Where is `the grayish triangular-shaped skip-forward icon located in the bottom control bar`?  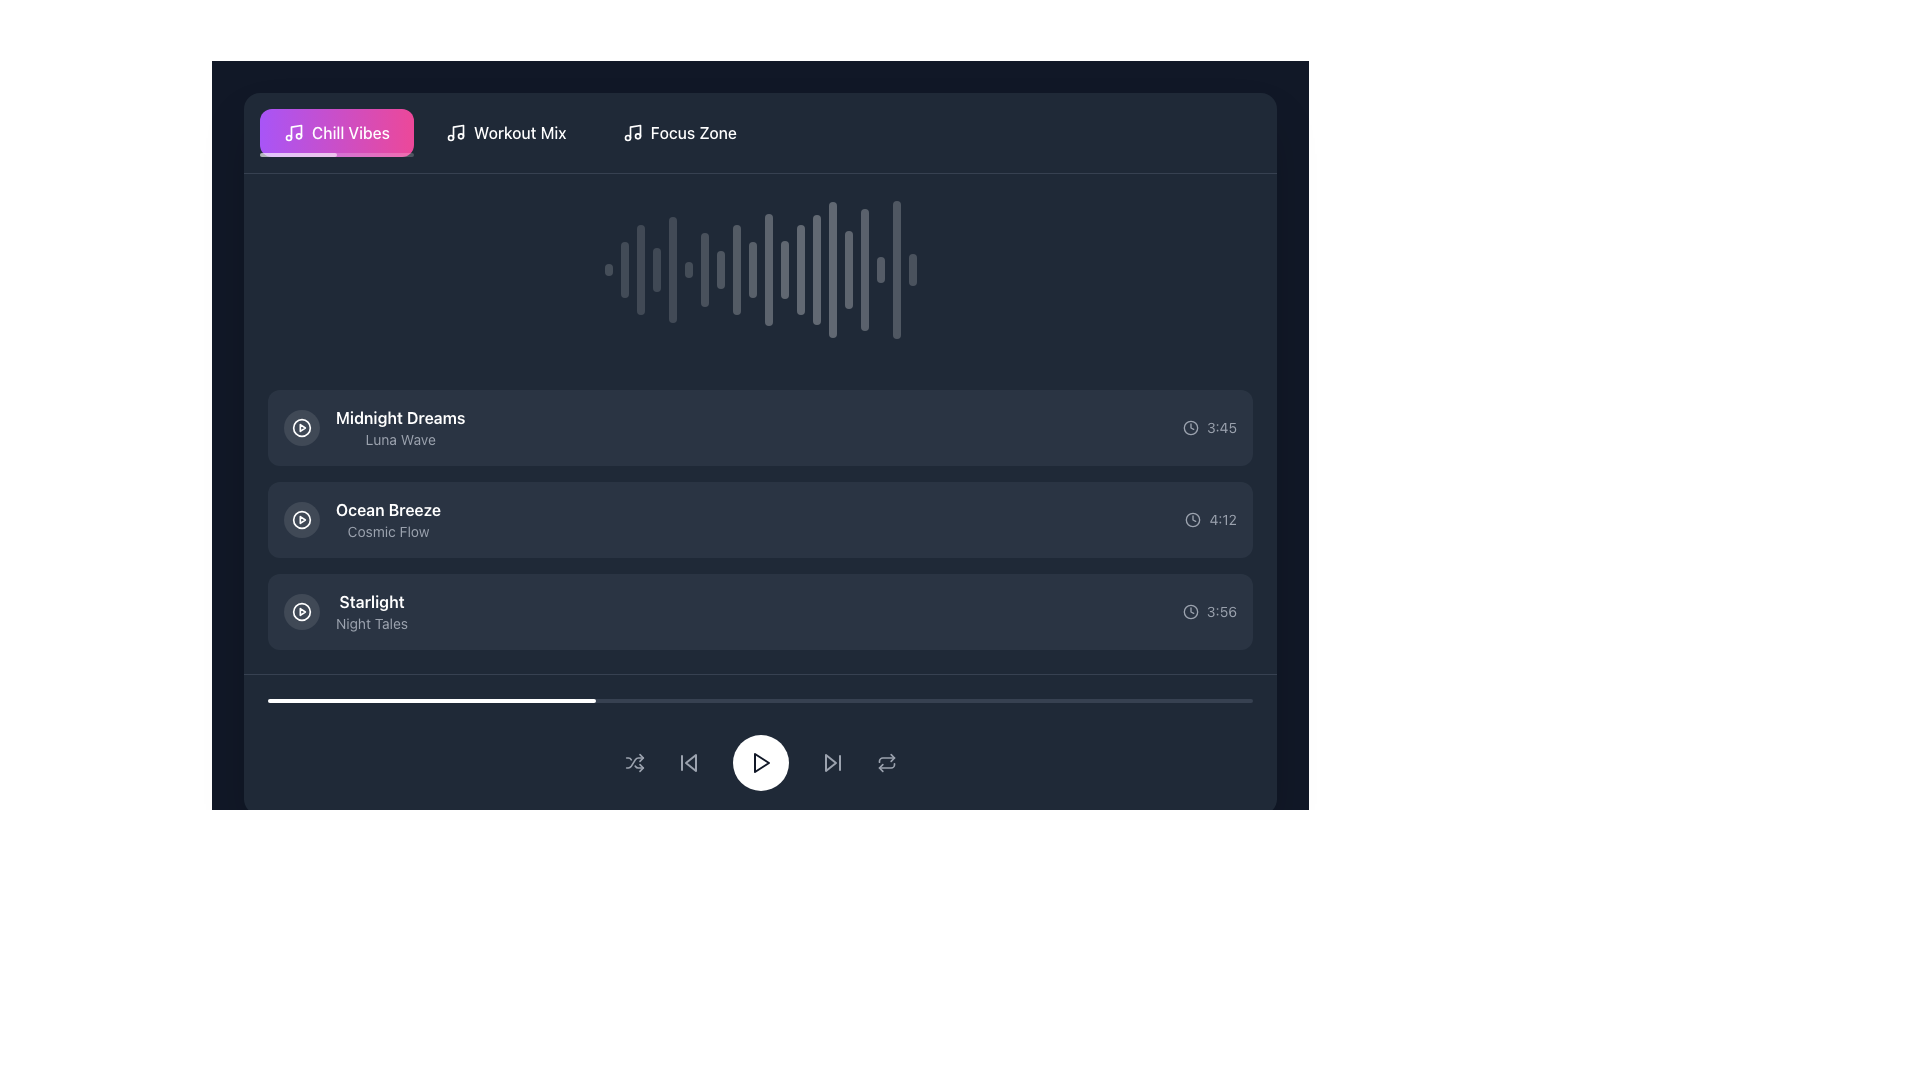 the grayish triangular-shaped skip-forward icon located in the bottom control bar is located at coordinates (830, 763).